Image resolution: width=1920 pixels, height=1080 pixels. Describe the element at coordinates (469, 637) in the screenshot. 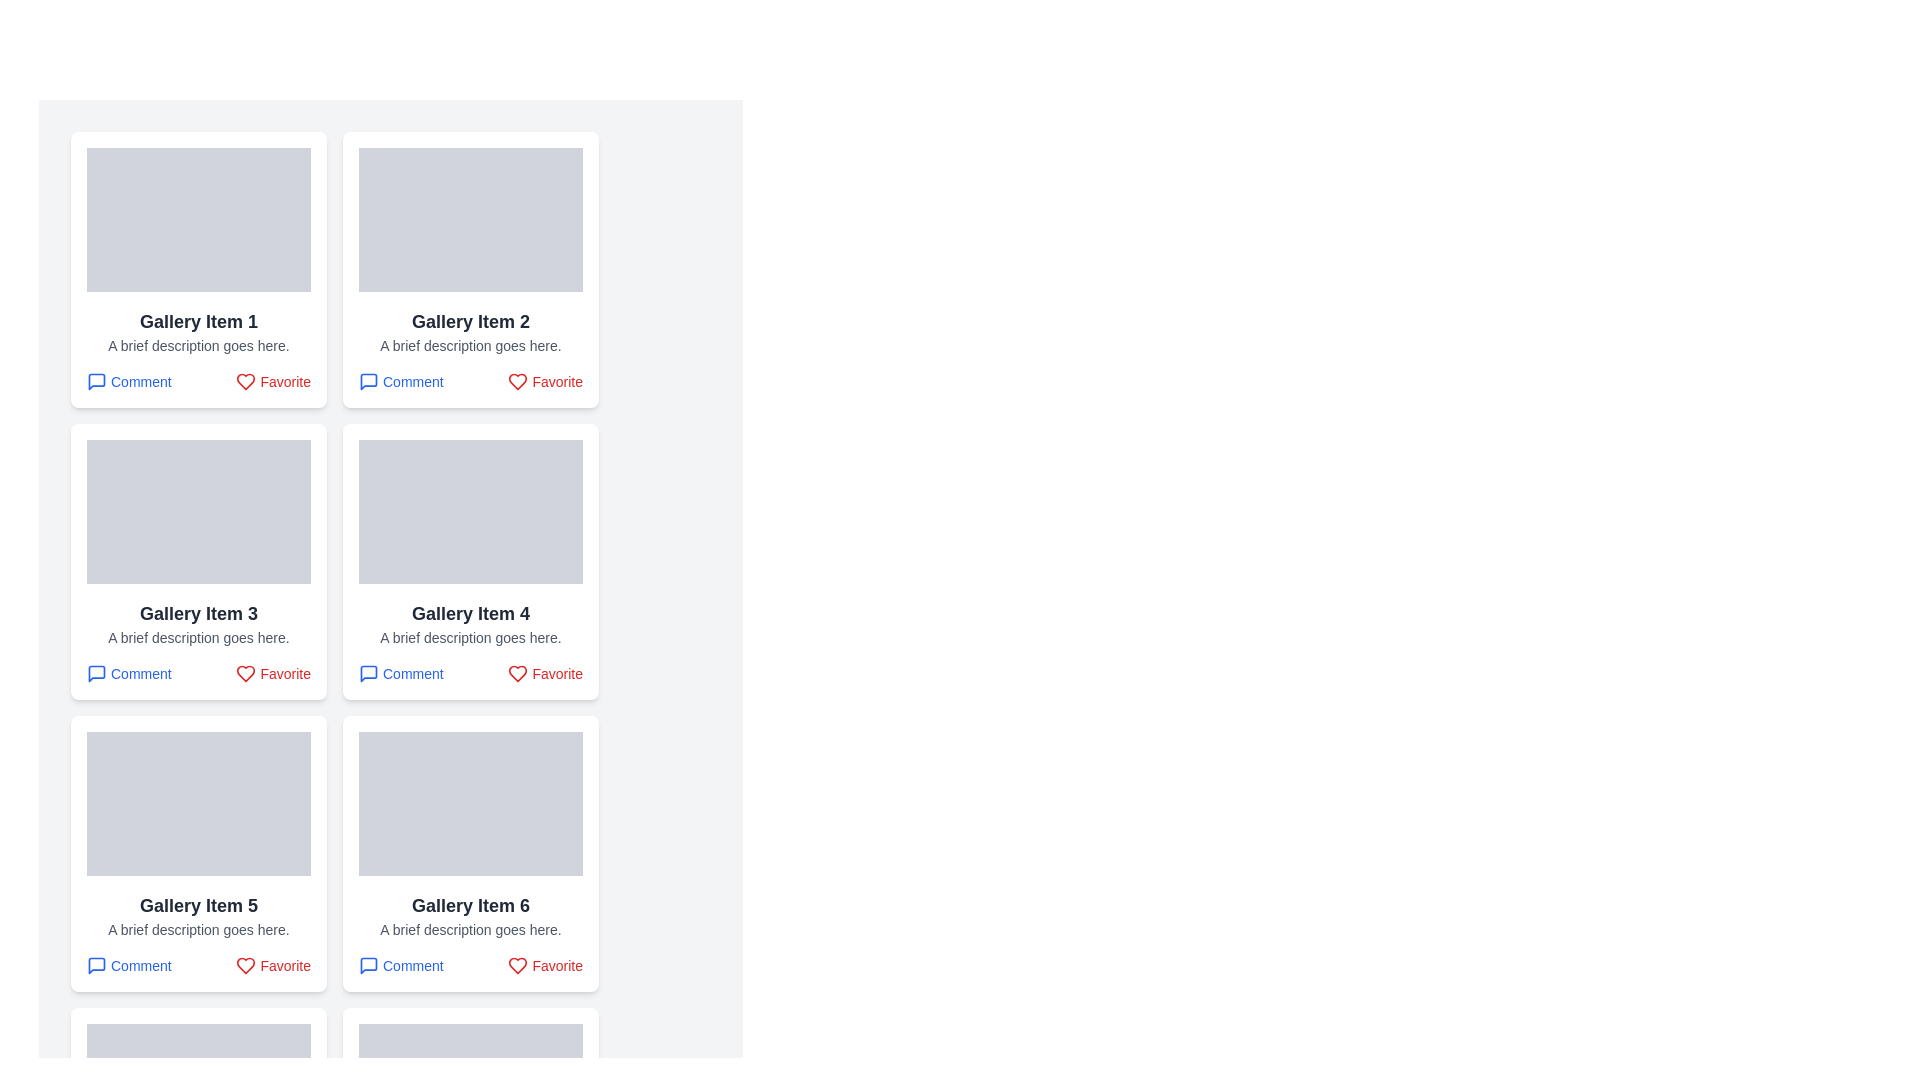

I see `text displayed under the heading 'Gallery Item 4' in the fourth card item located in the second row, second column of the grid layout` at that location.